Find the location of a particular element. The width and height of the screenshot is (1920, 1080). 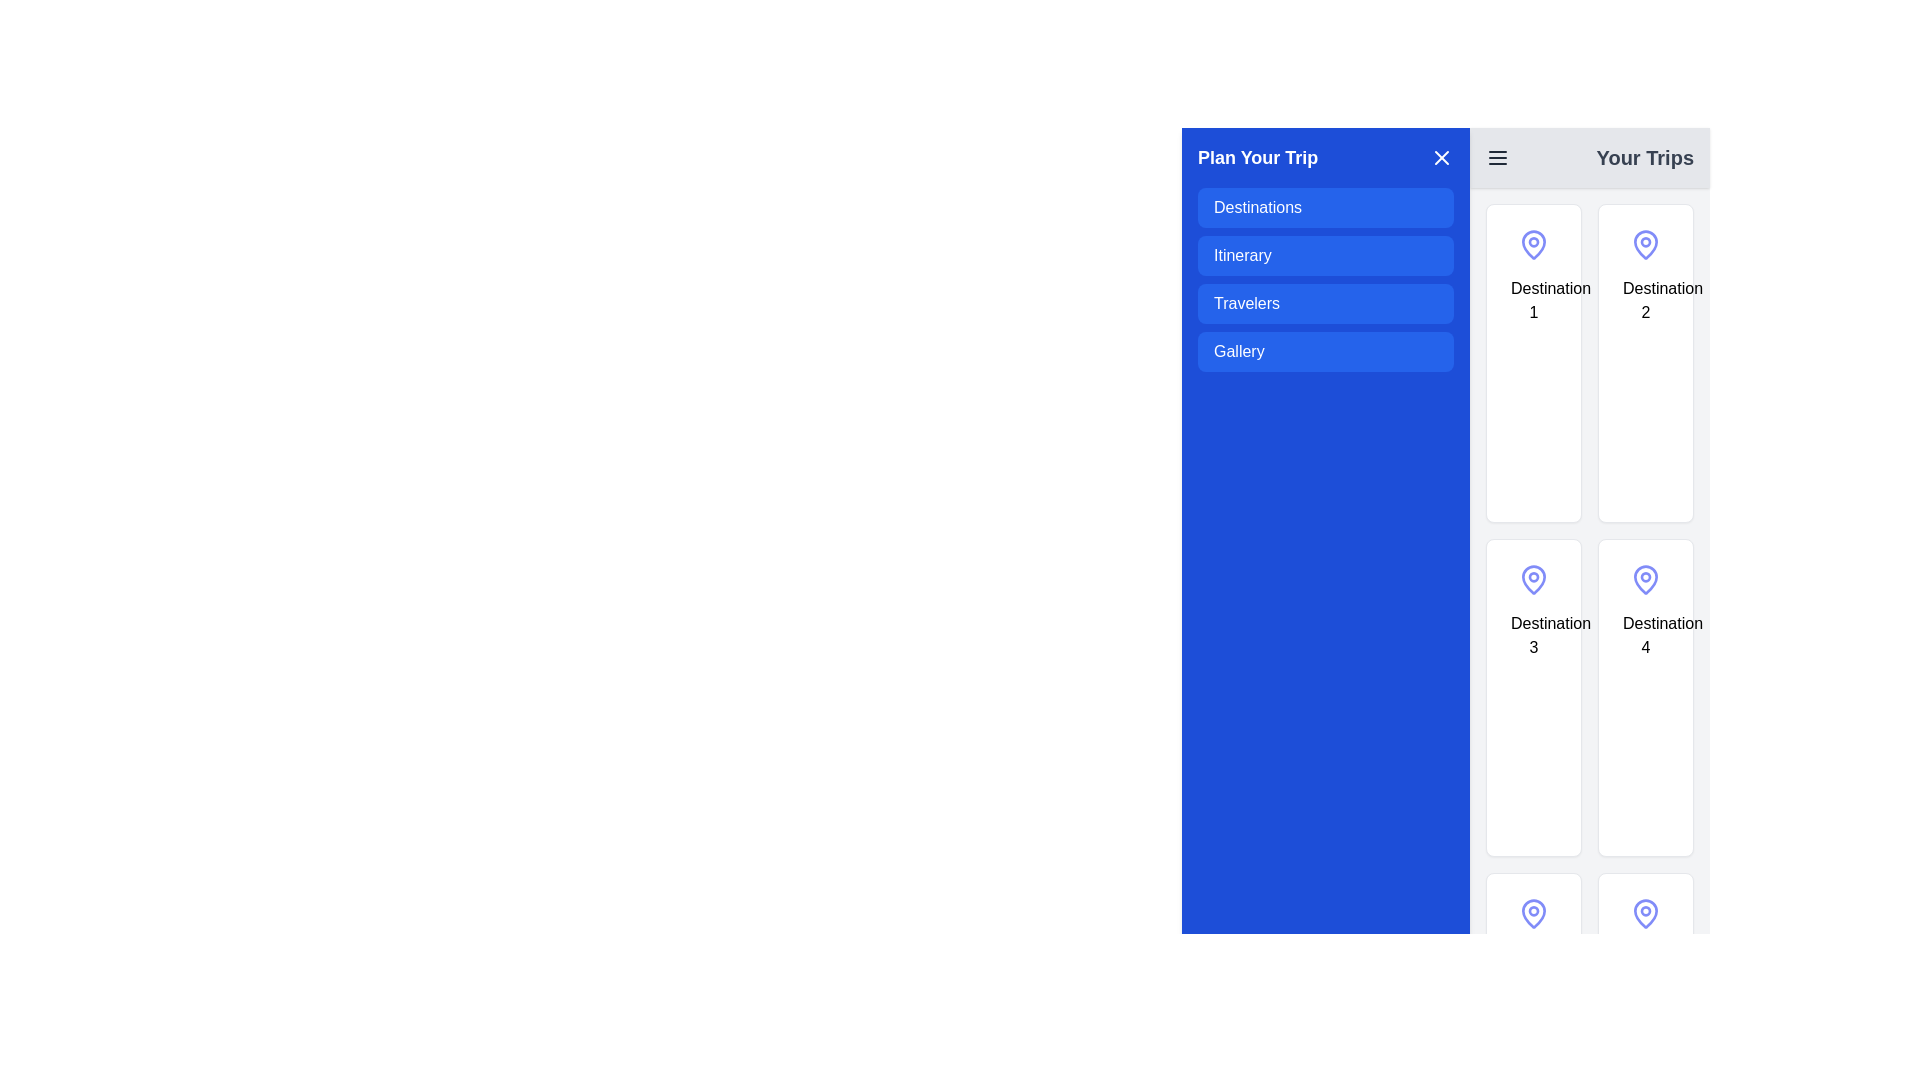

the selectable card labeled 'Destination 2' in the right-side panel under 'Your Trips' is located at coordinates (1646, 362).